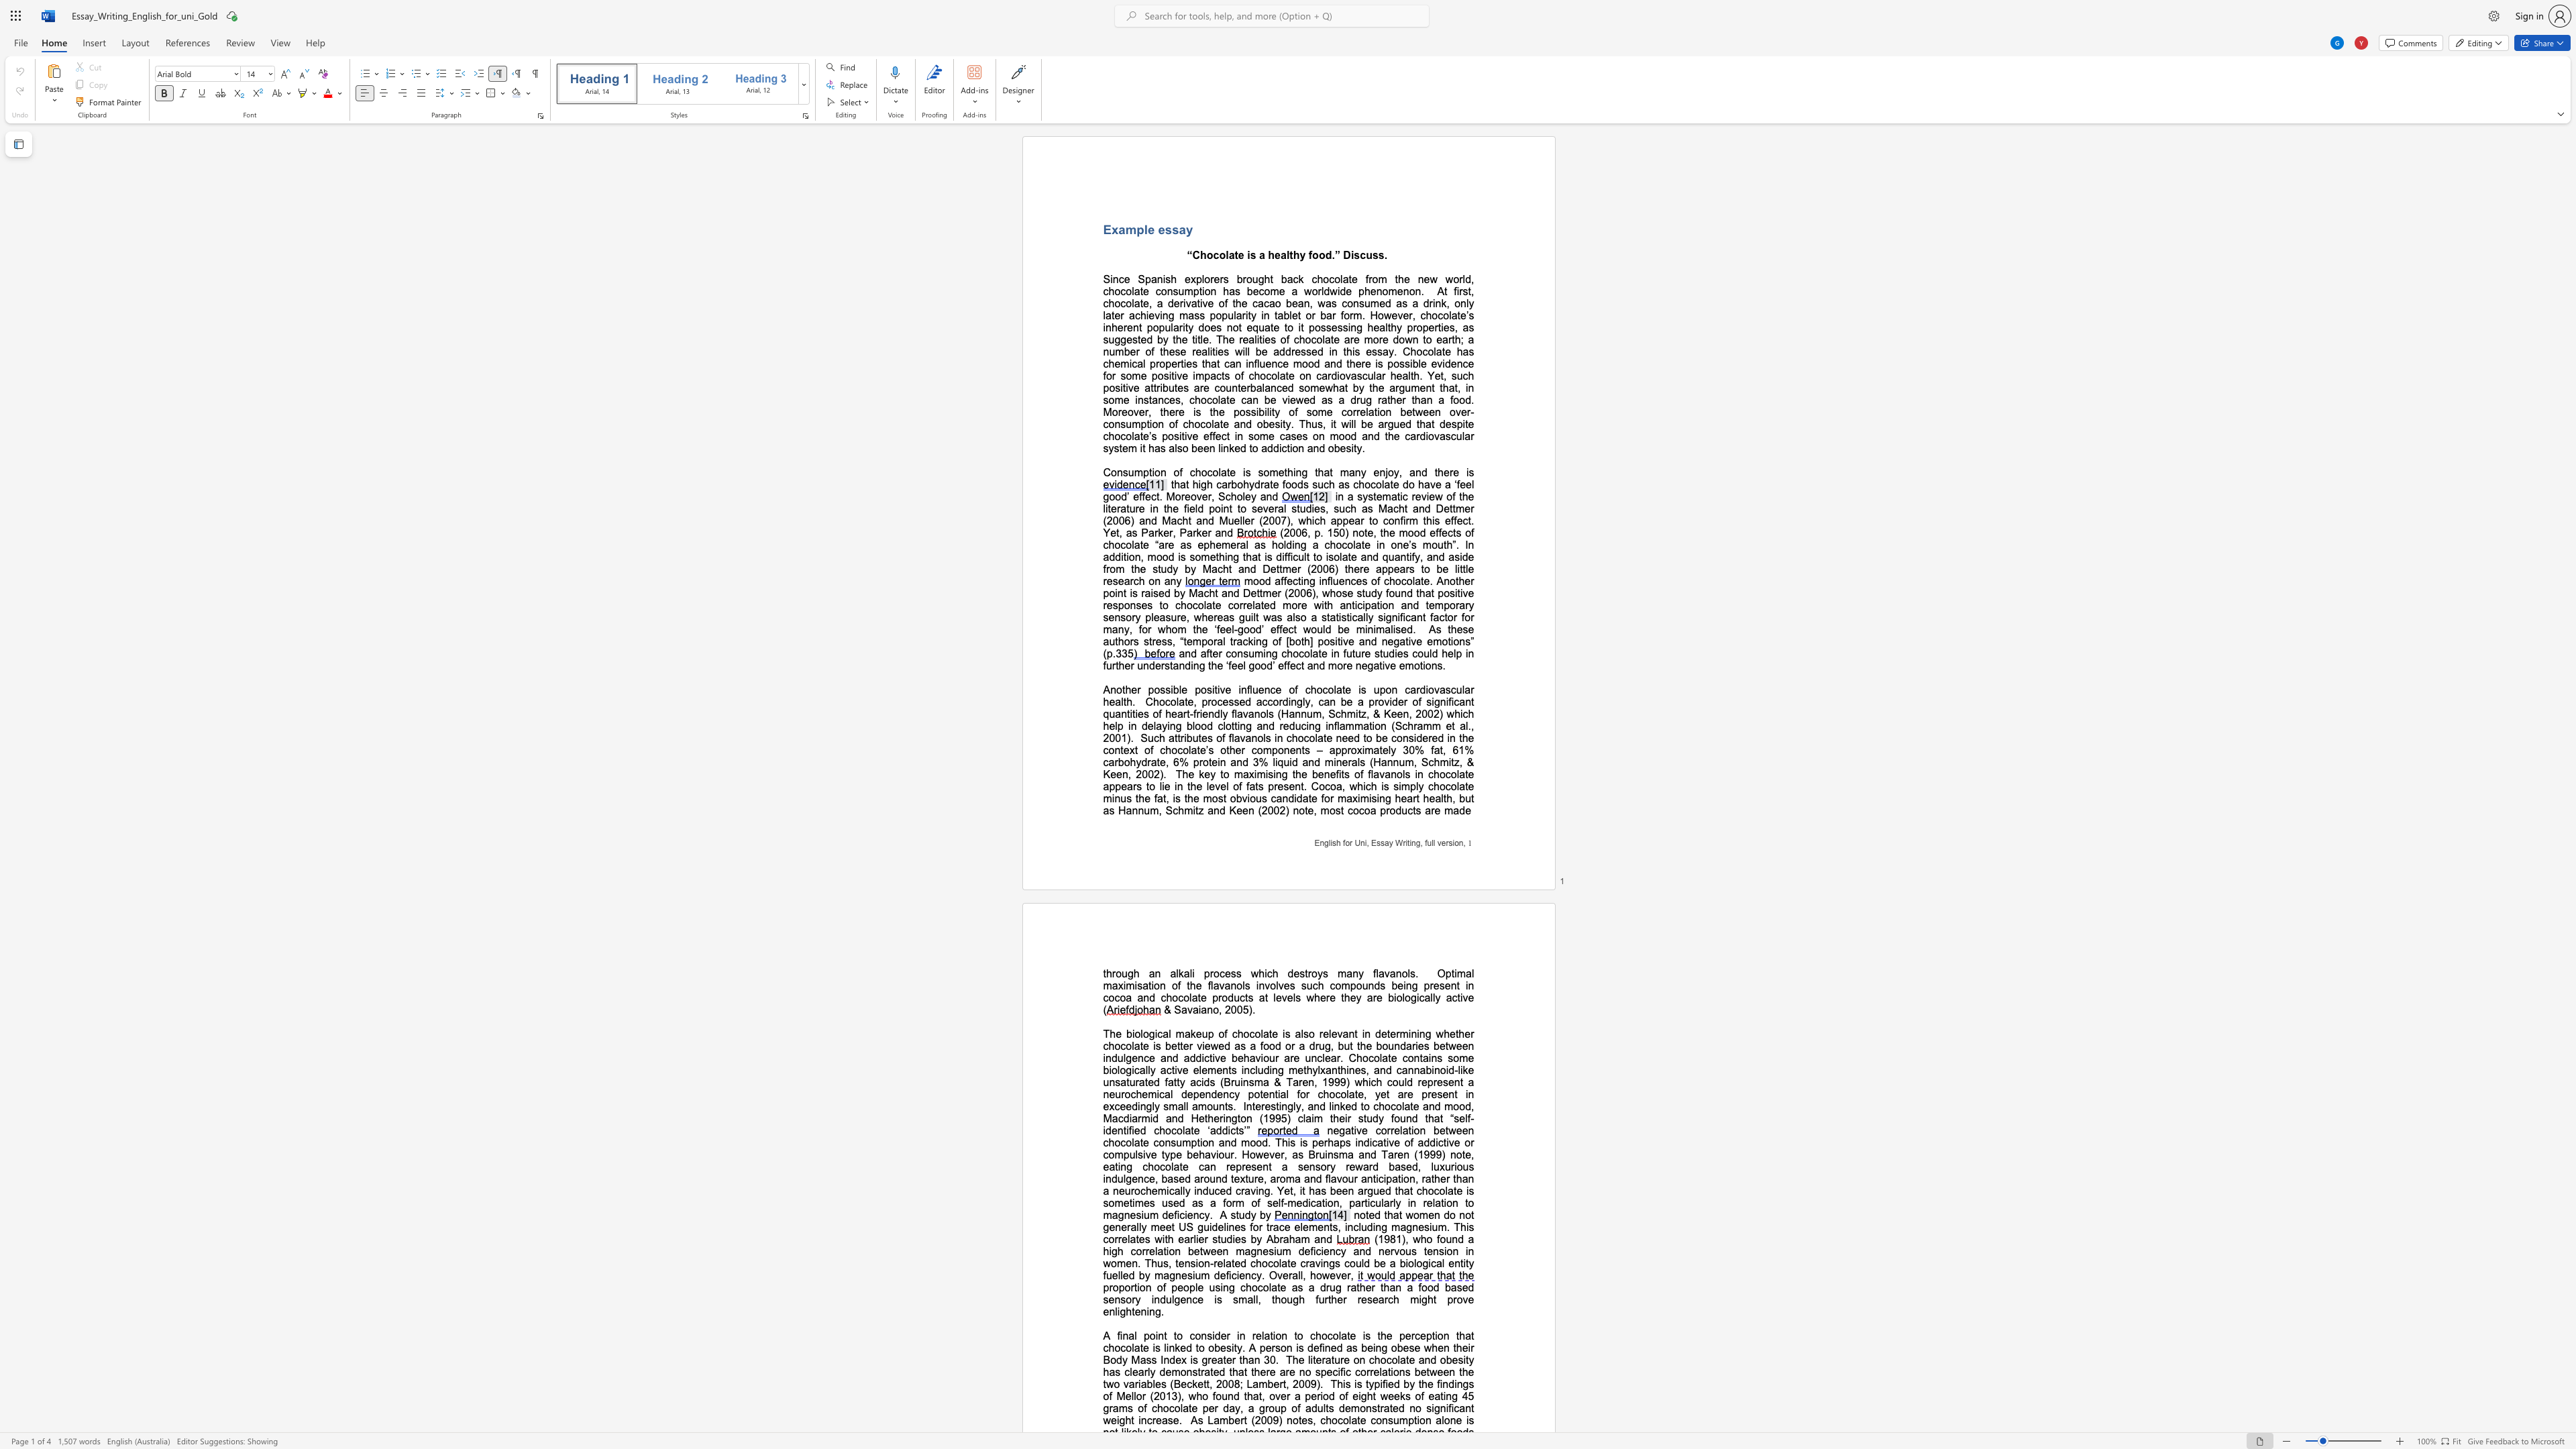 This screenshot has width=2576, height=1449. What do you see at coordinates (1269, 689) in the screenshot?
I see `the subset text "ce o" within the text "Another possible positive influence of chocolate is upon cardiovascular health"` at bounding box center [1269, 689].